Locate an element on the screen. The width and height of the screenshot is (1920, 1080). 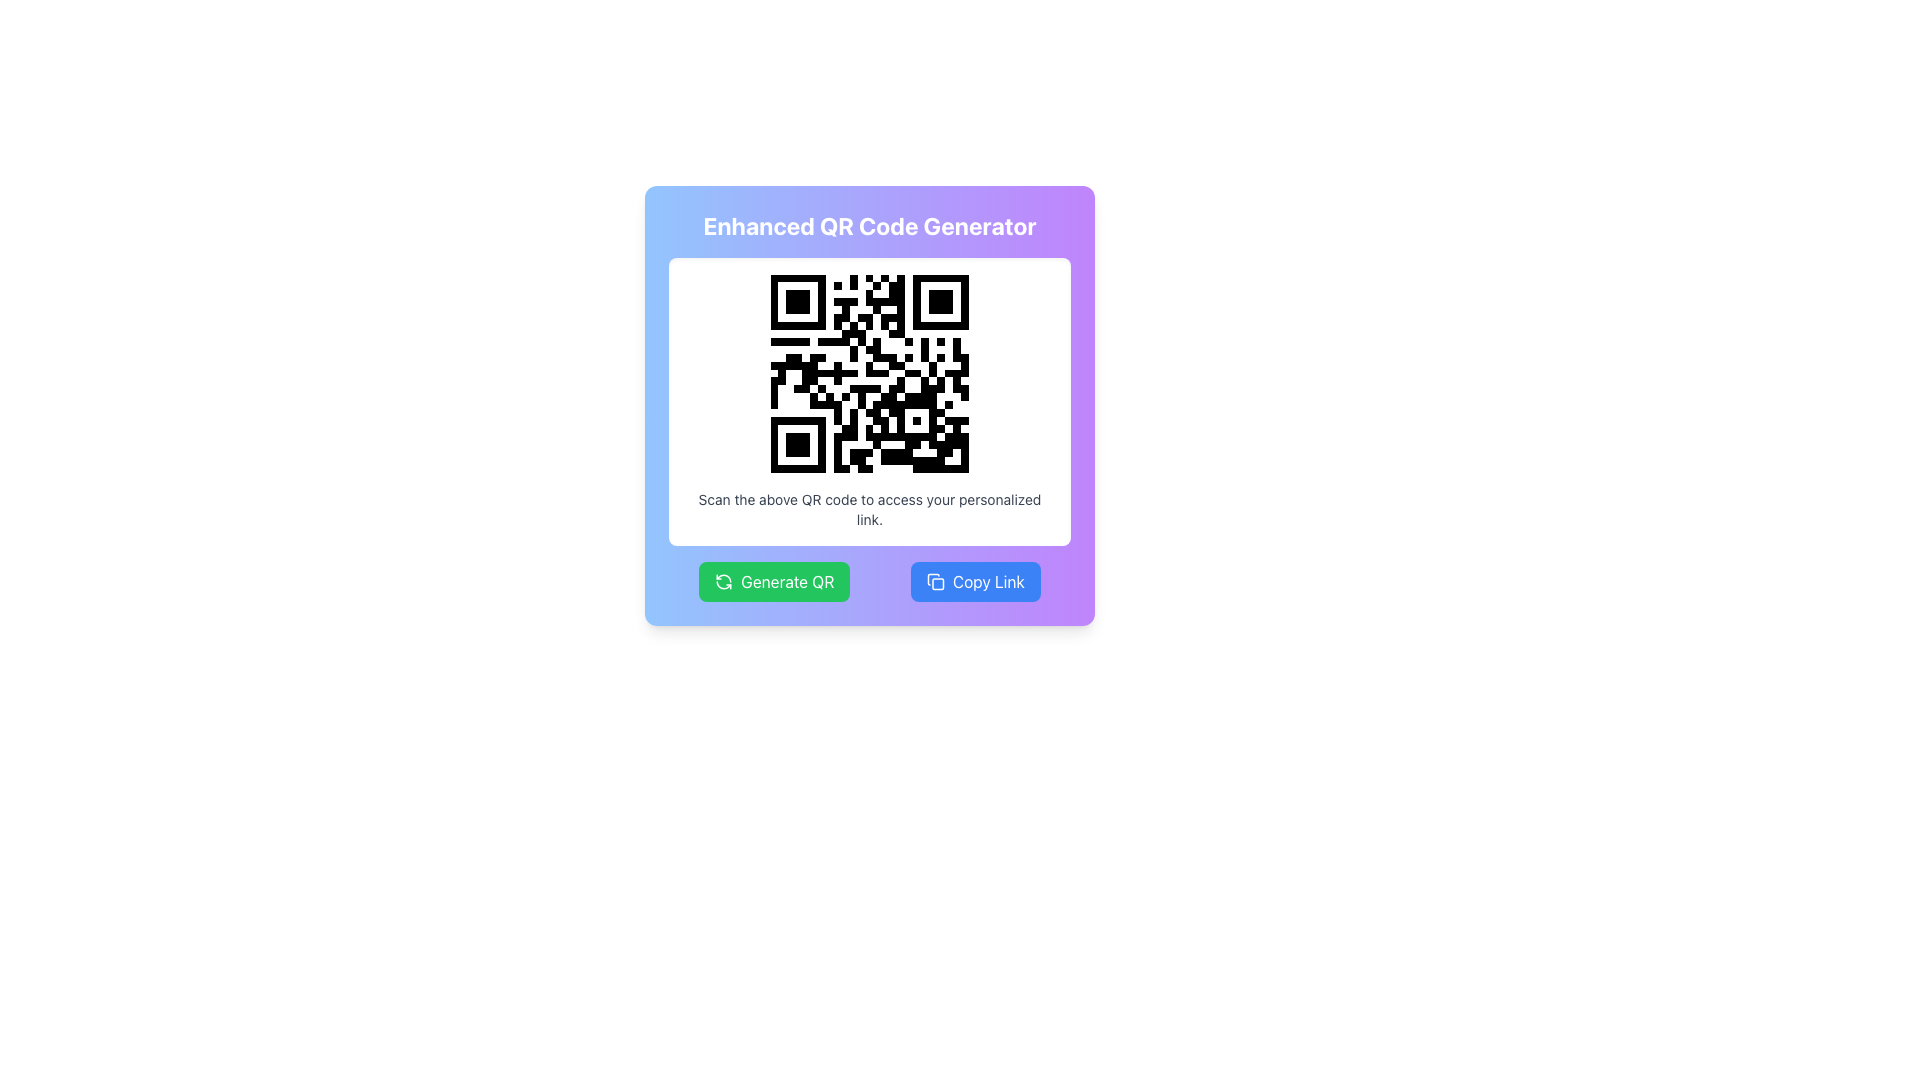
the 'Copy Link' text label within the blue rectangular button is located at coordinates (988, 582).